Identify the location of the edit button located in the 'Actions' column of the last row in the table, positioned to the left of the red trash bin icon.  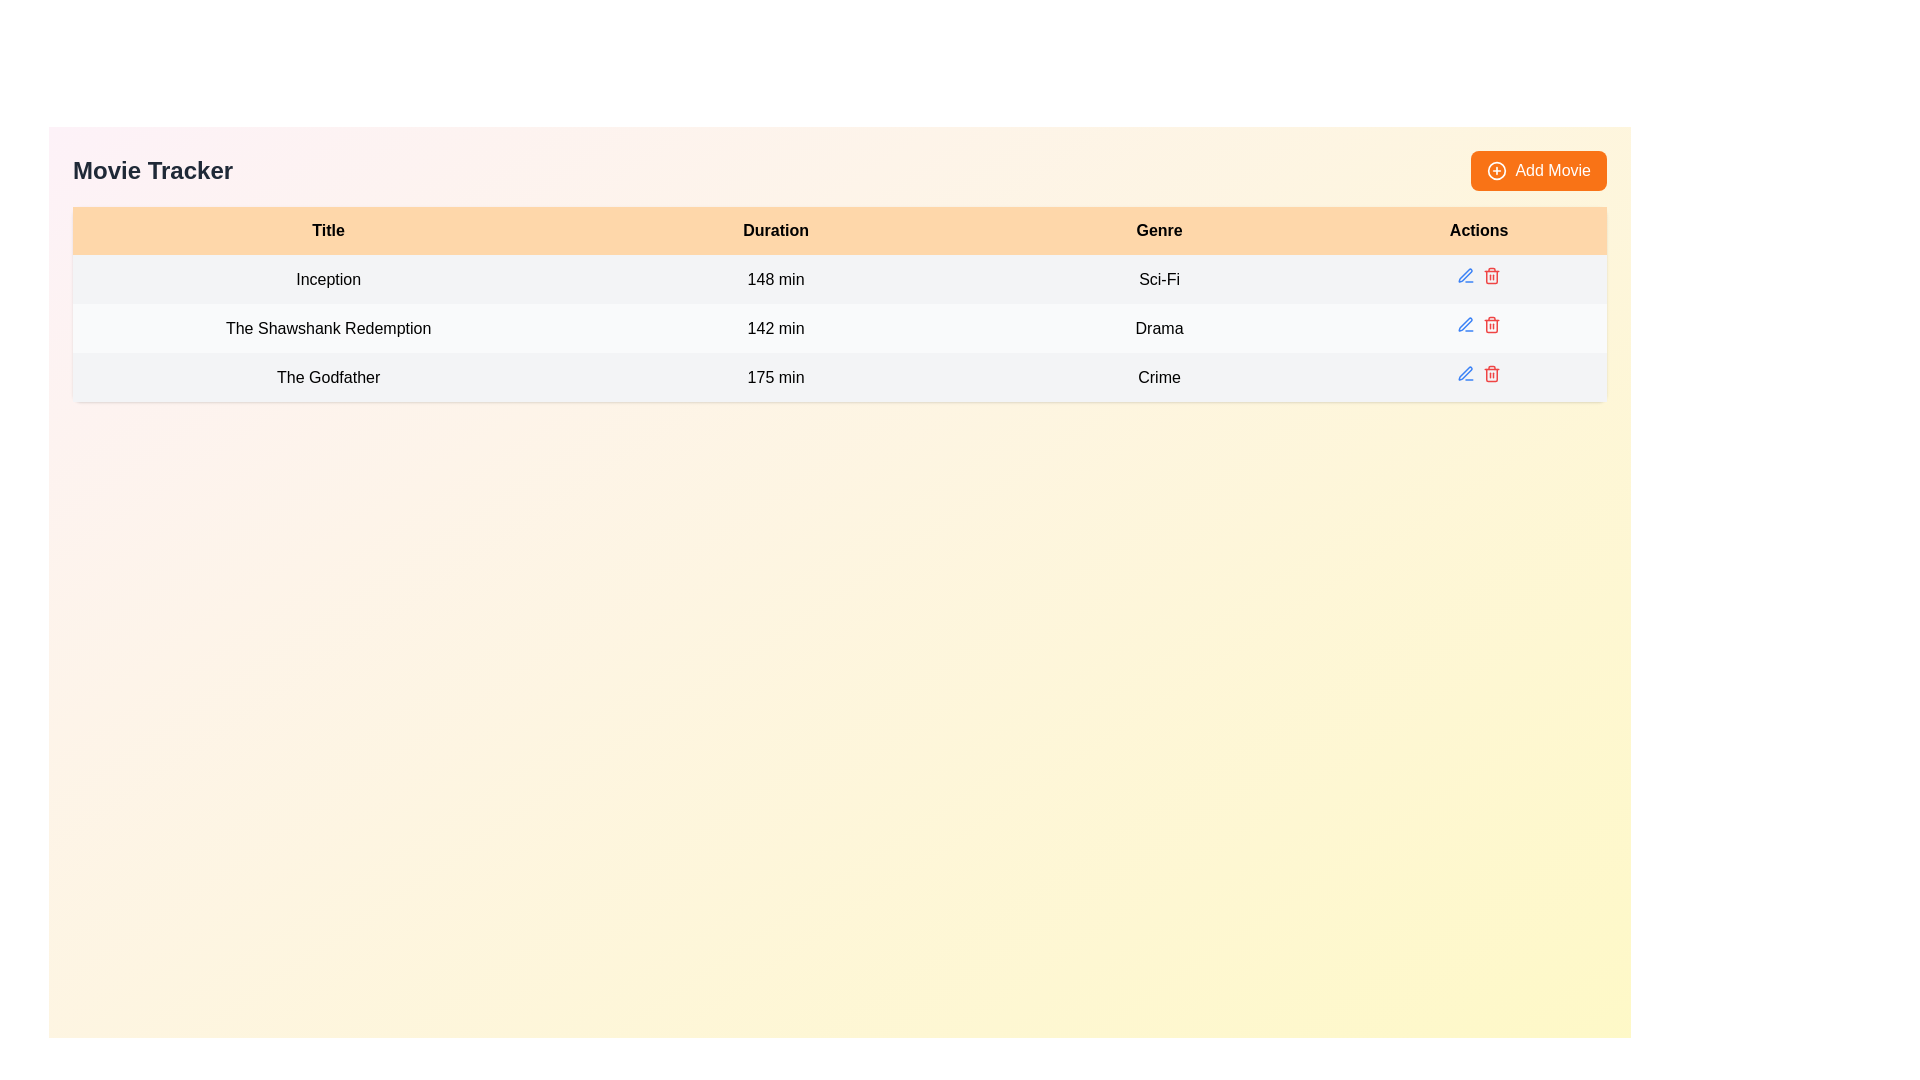
(1465, 374).